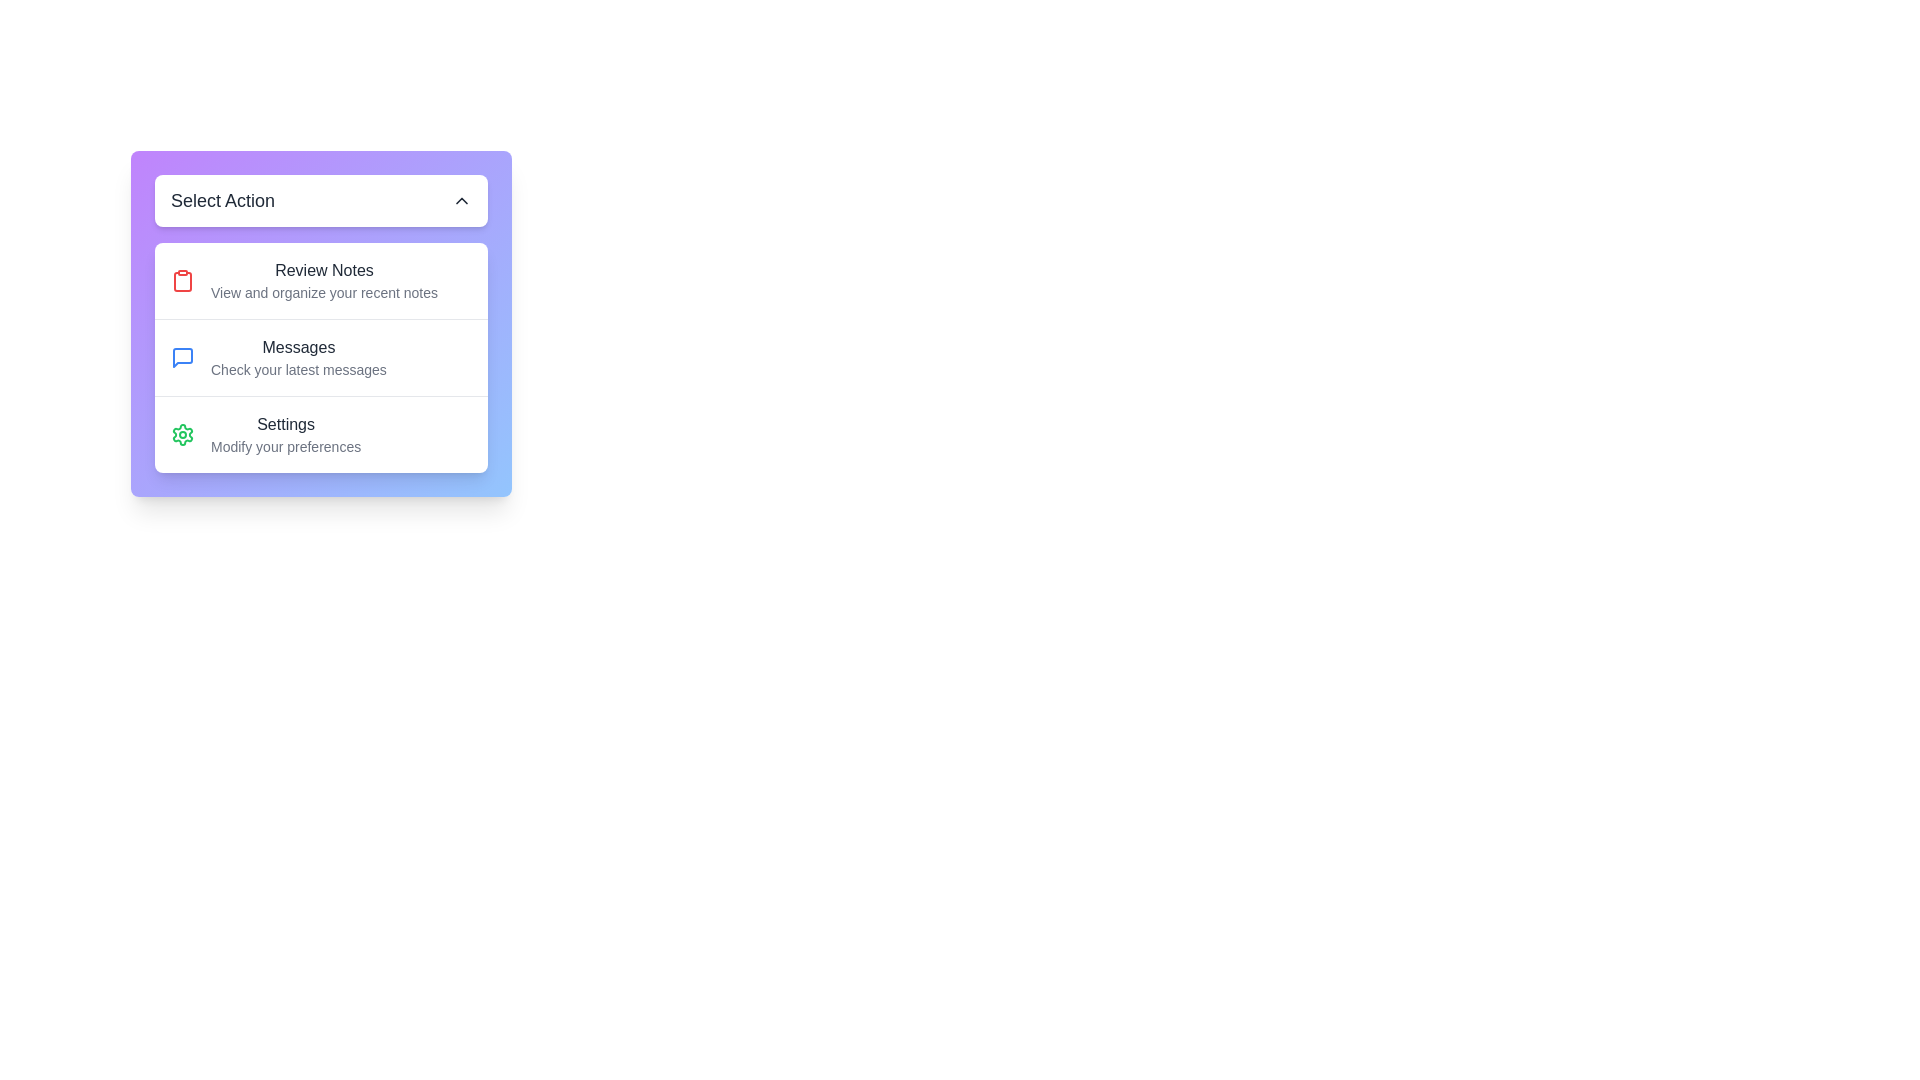  I want to click on descriptive Text label located under the 'Review Notes' section, which provides information about its purpose to the user, so click(324, 293).